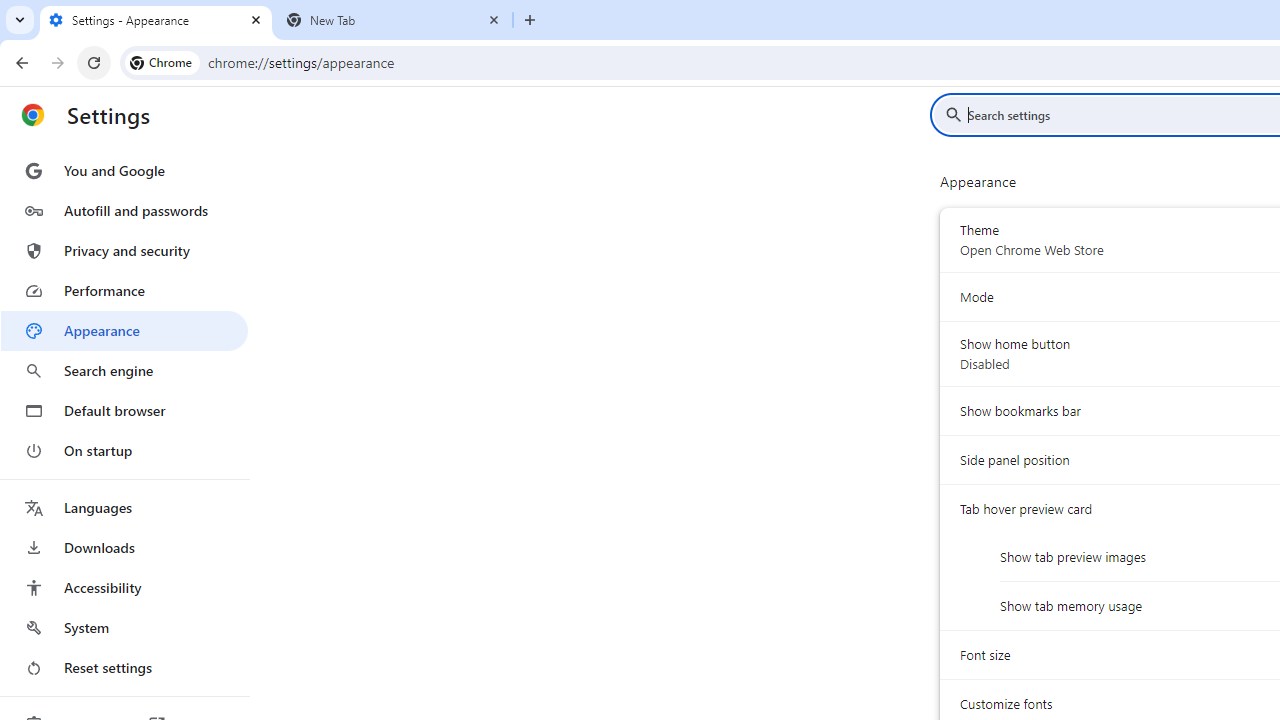  What do you see at coordinates (123, 547) in the screenshot?
I see `'Downloads'` at bounding box center [123, 547].